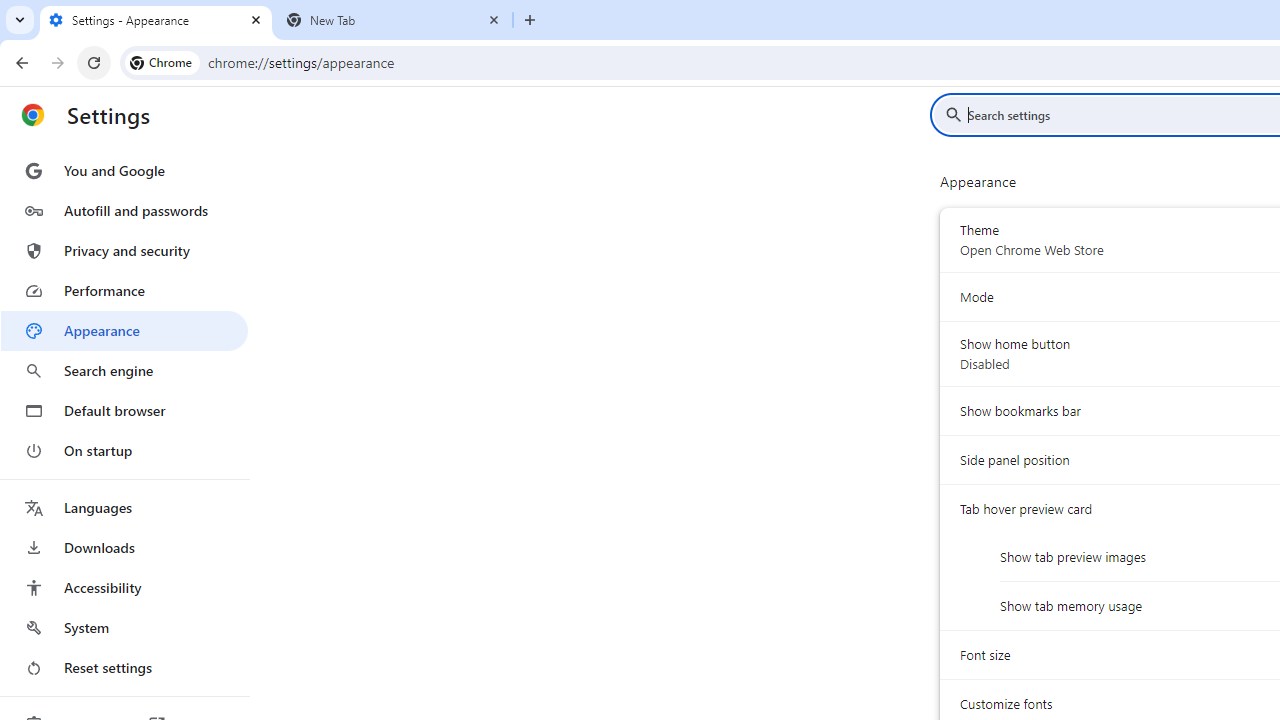  What do you see at coordinates (123, 547) in the screenshot?
I see `'Downloads'` at bounding box center [123, 547].